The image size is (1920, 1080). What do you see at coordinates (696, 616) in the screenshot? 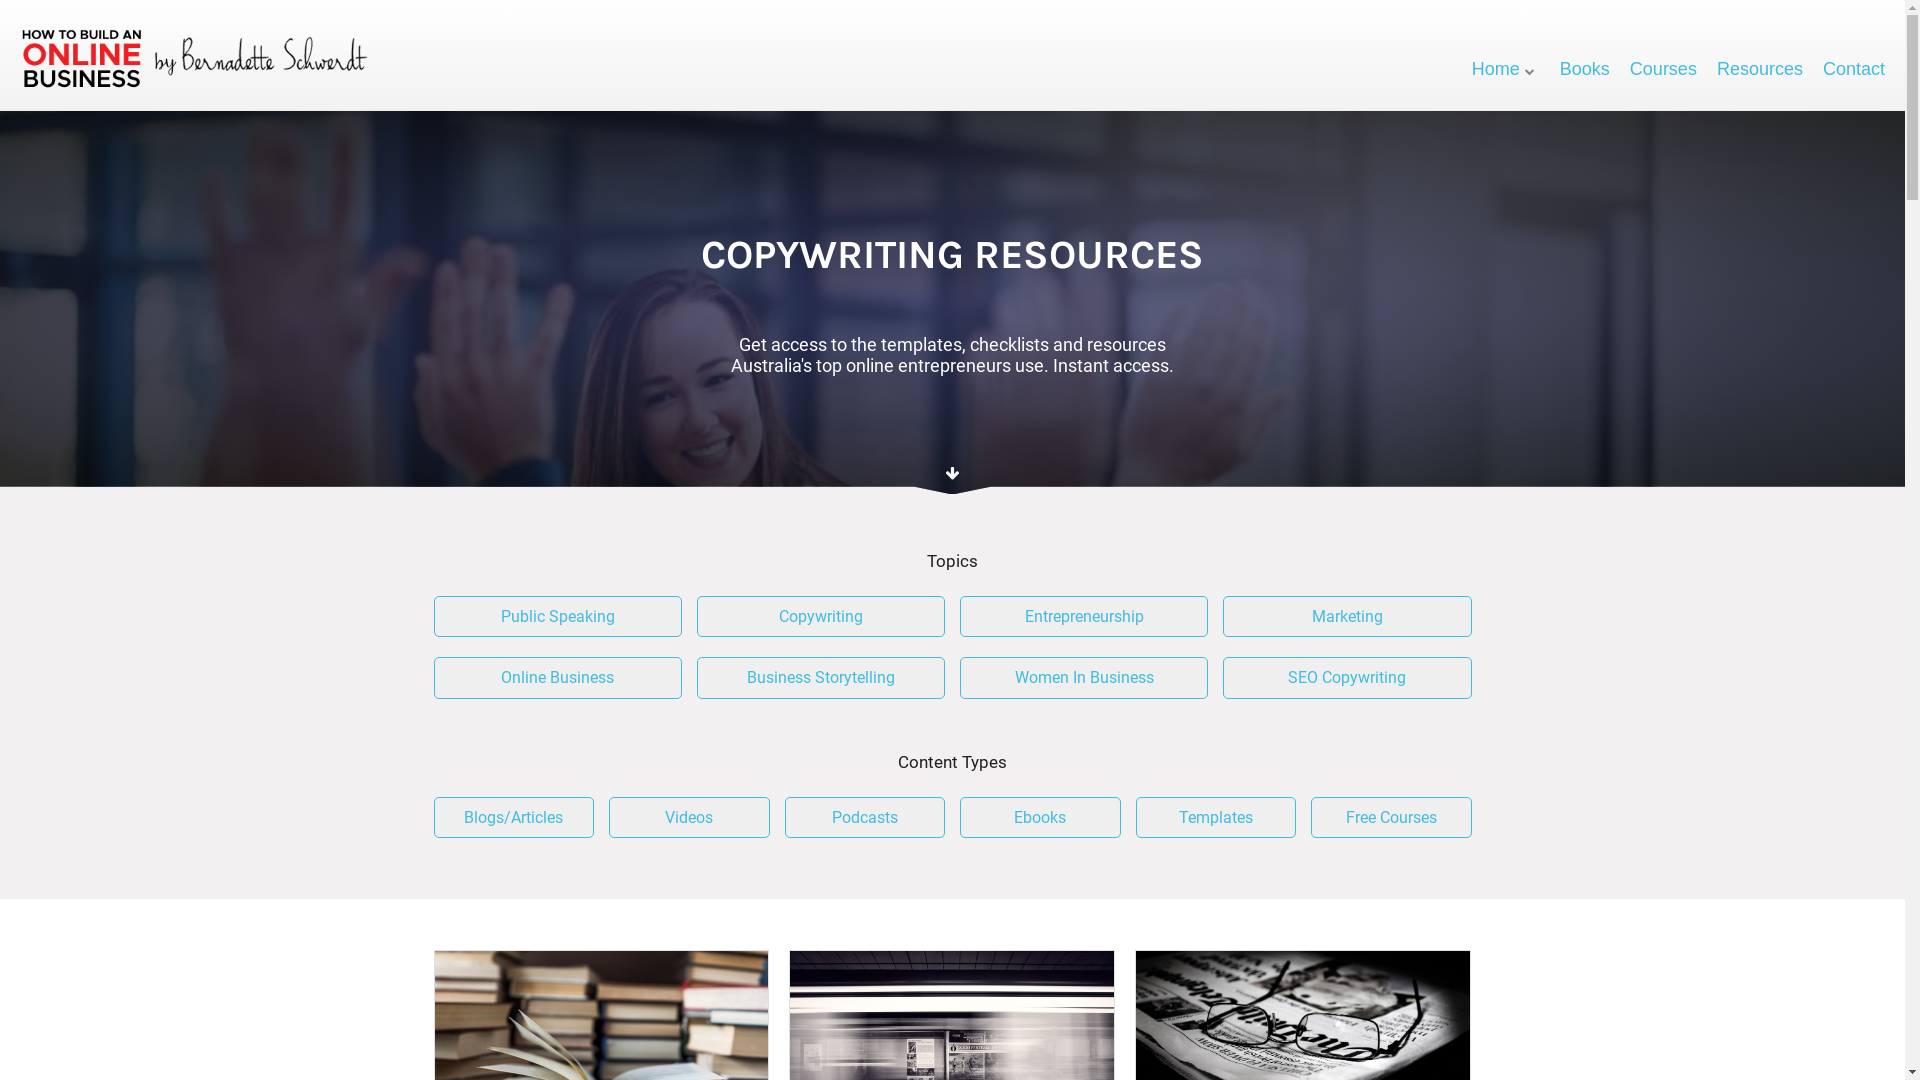
I see `'Copywriting'` at bounding box center [696, 616].